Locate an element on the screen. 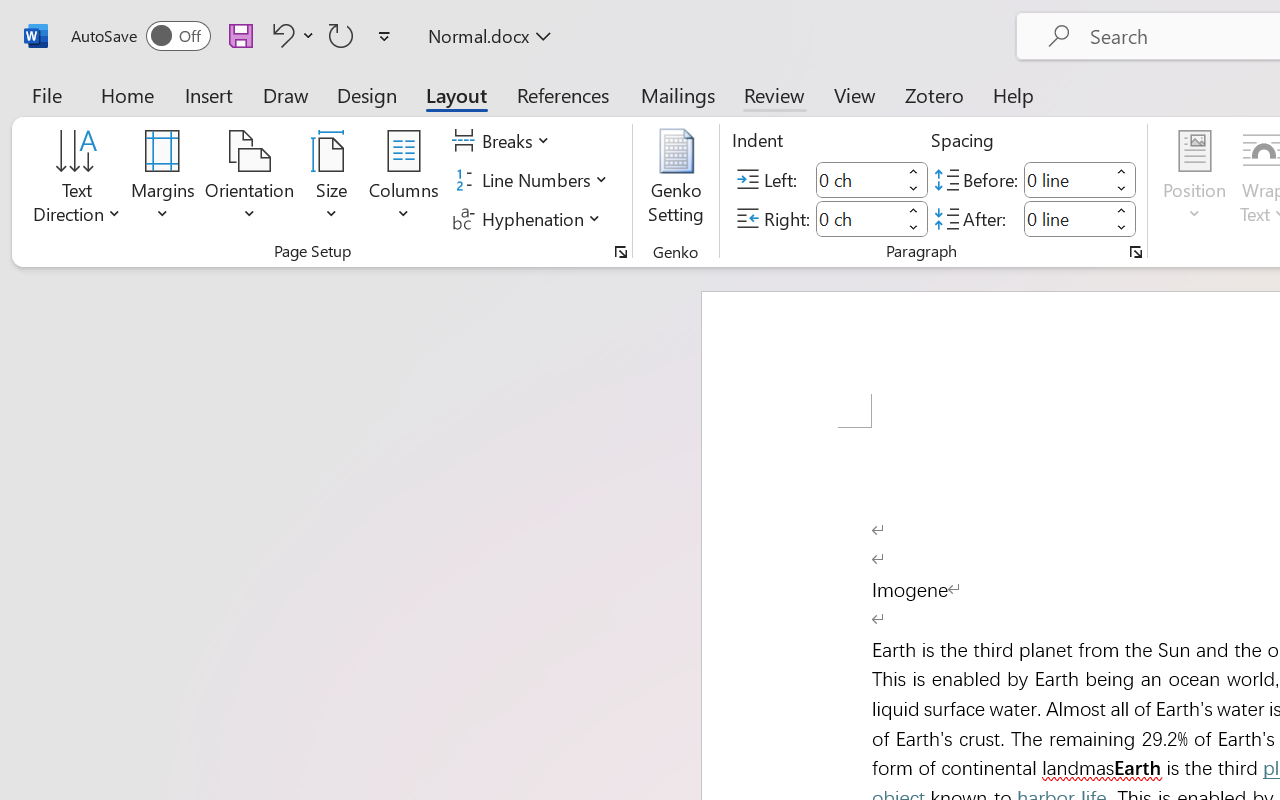 The width and height of the screenshot is (1280, 800). 'Undo Paste Destination Formatting' is located at coordinates (279, 34).